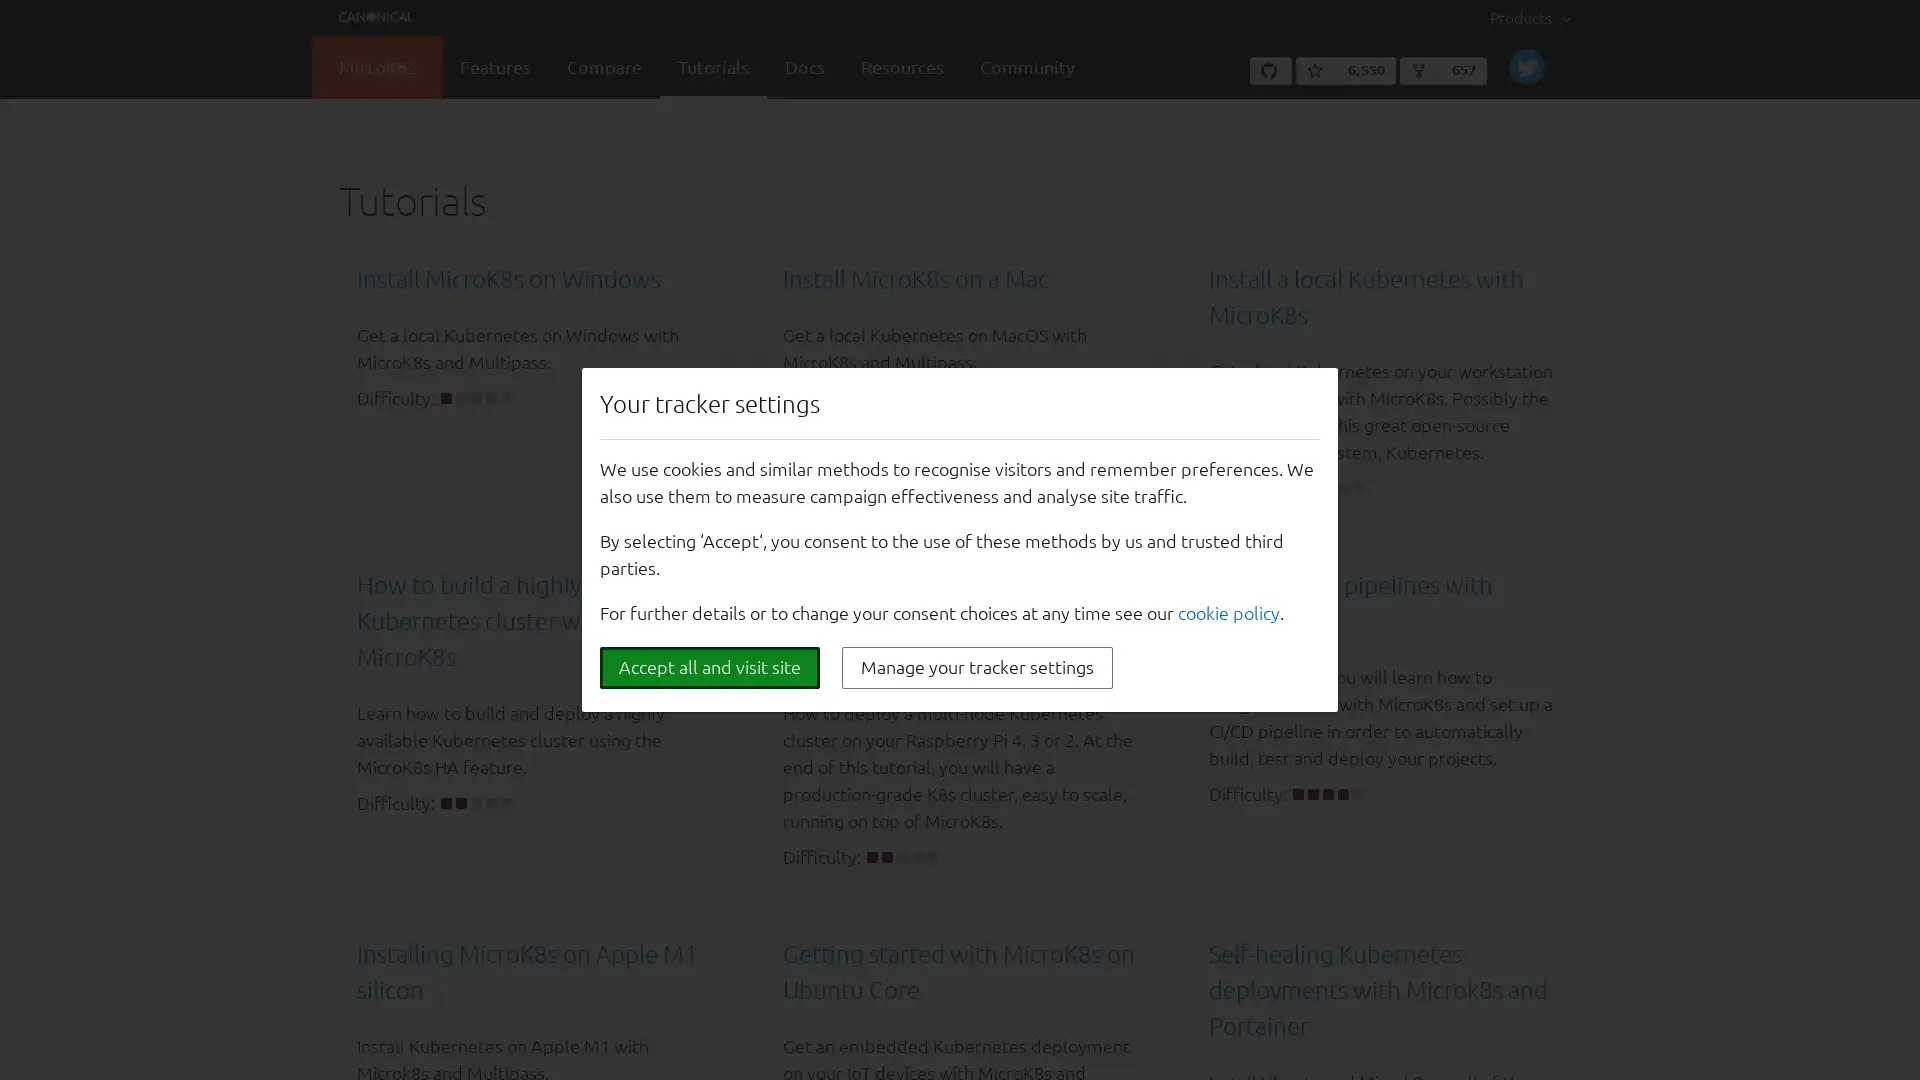 The width and height of the screenshot is (1920, 1080). Describe the element at coordinates (977, 667) in the screenshot. I see `Manage your tracker settings` at that location.